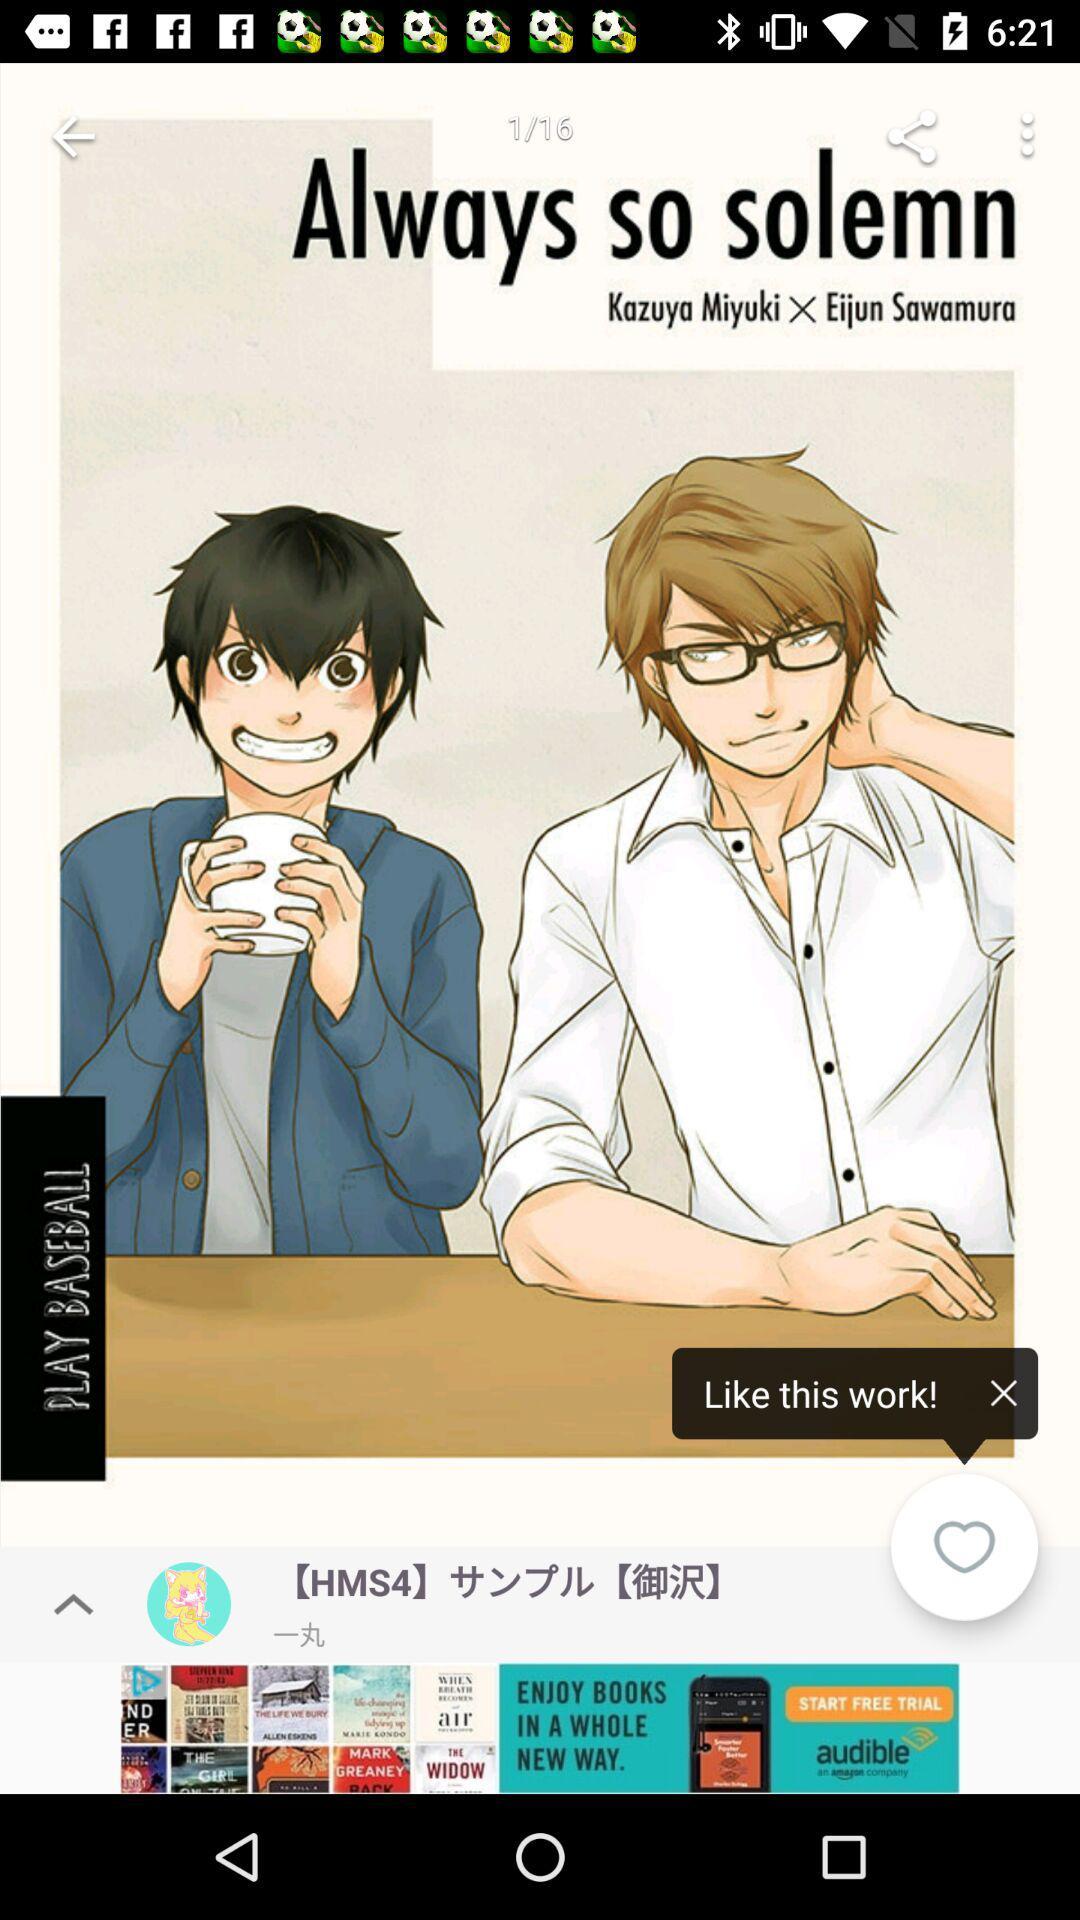 The width and height of the screenshot is (1080, 1920). Describe the element at coordinates (963, 1546) in the screenshot. I see `likr buttin` at that location.